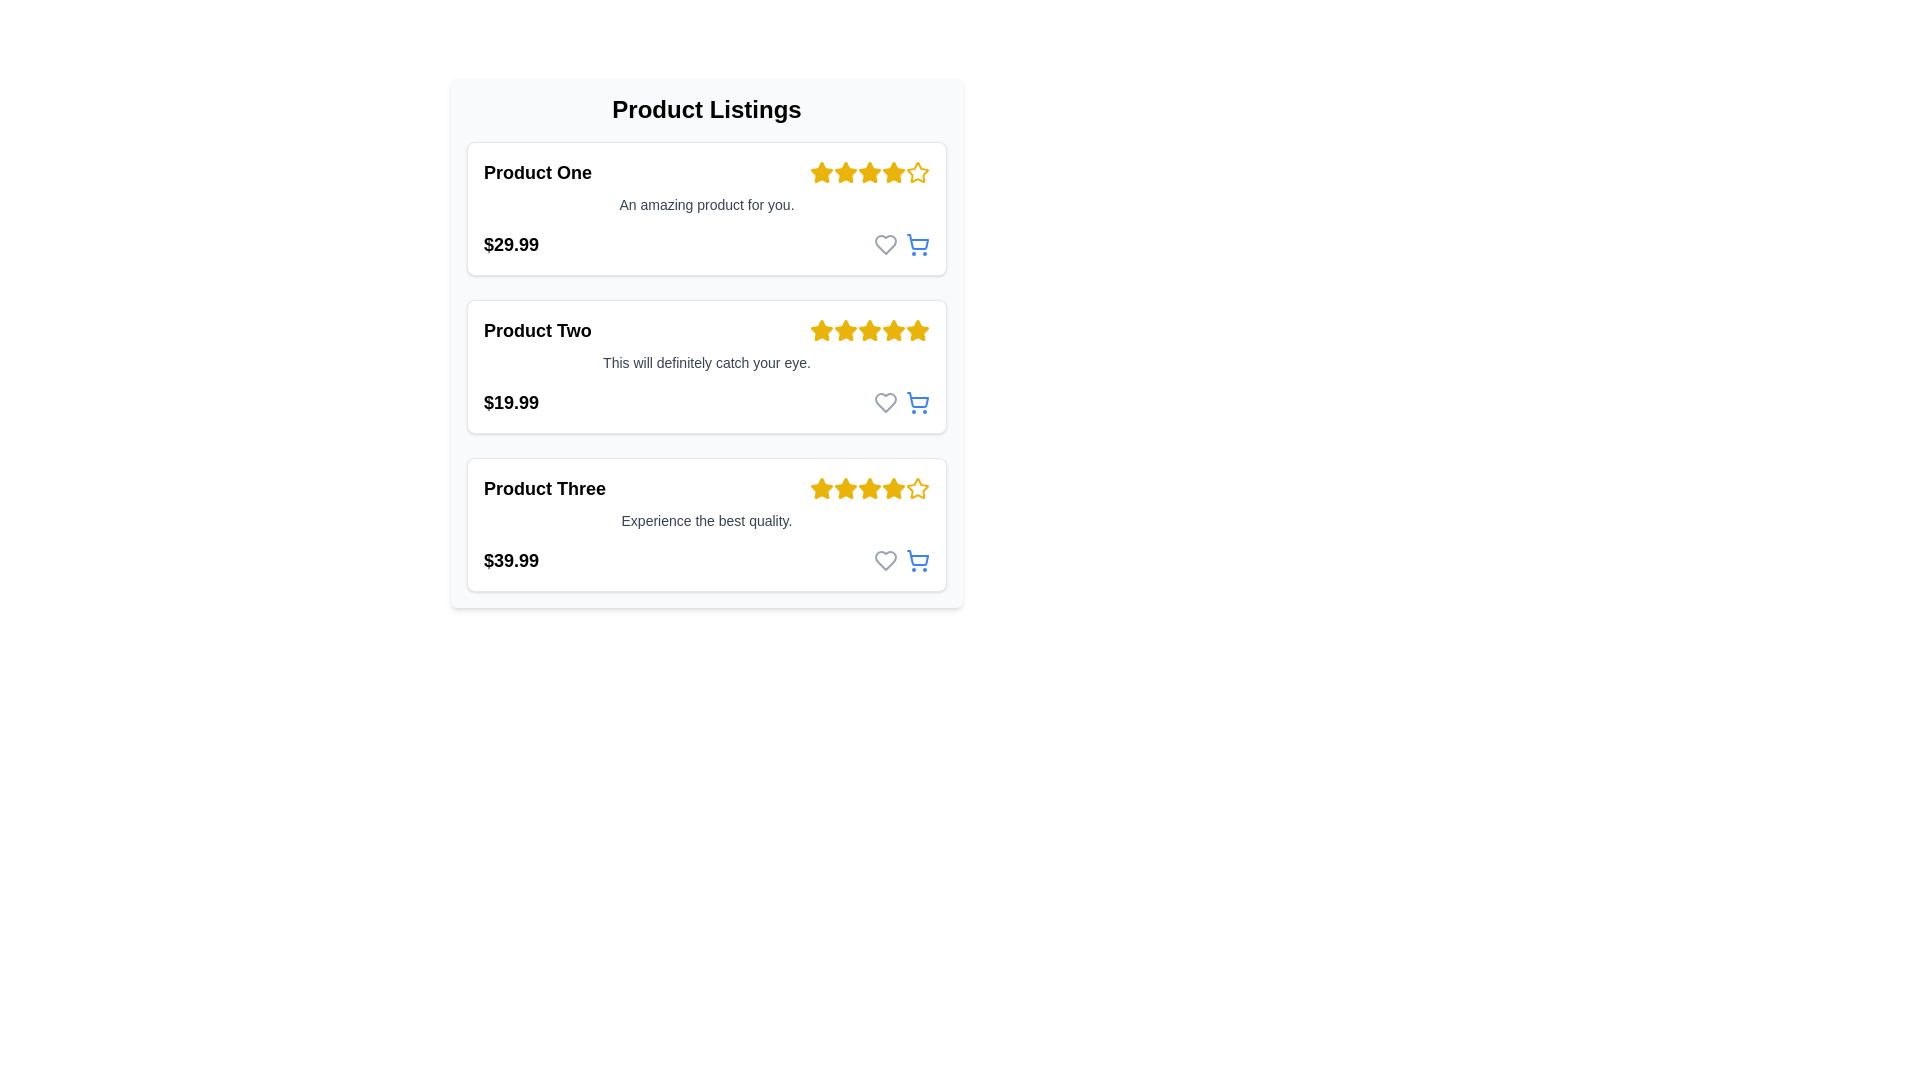 The image size is (1920, 1080). I want to click on the heart icon outlined in gray, located within the first product listing card, so click(885, 244).